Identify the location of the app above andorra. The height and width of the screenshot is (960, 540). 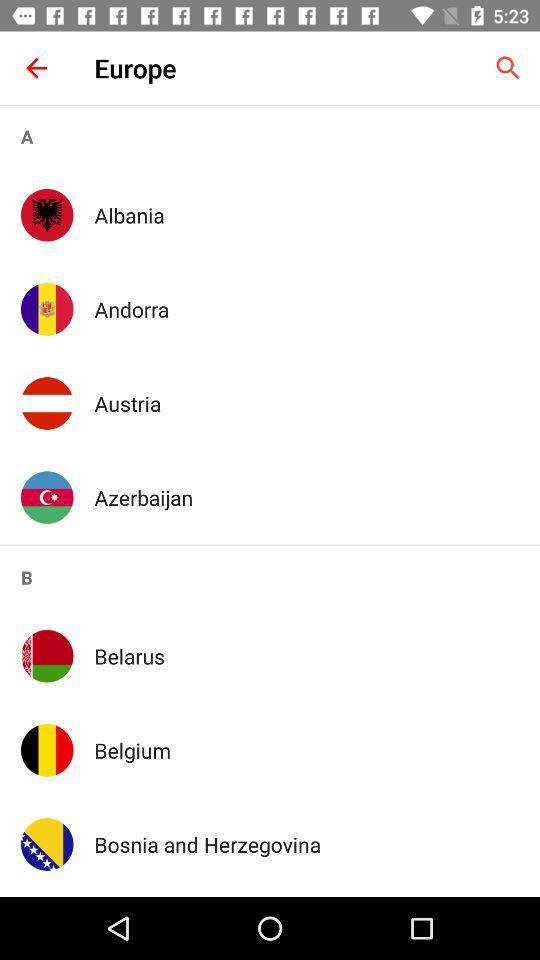
(306, 215).